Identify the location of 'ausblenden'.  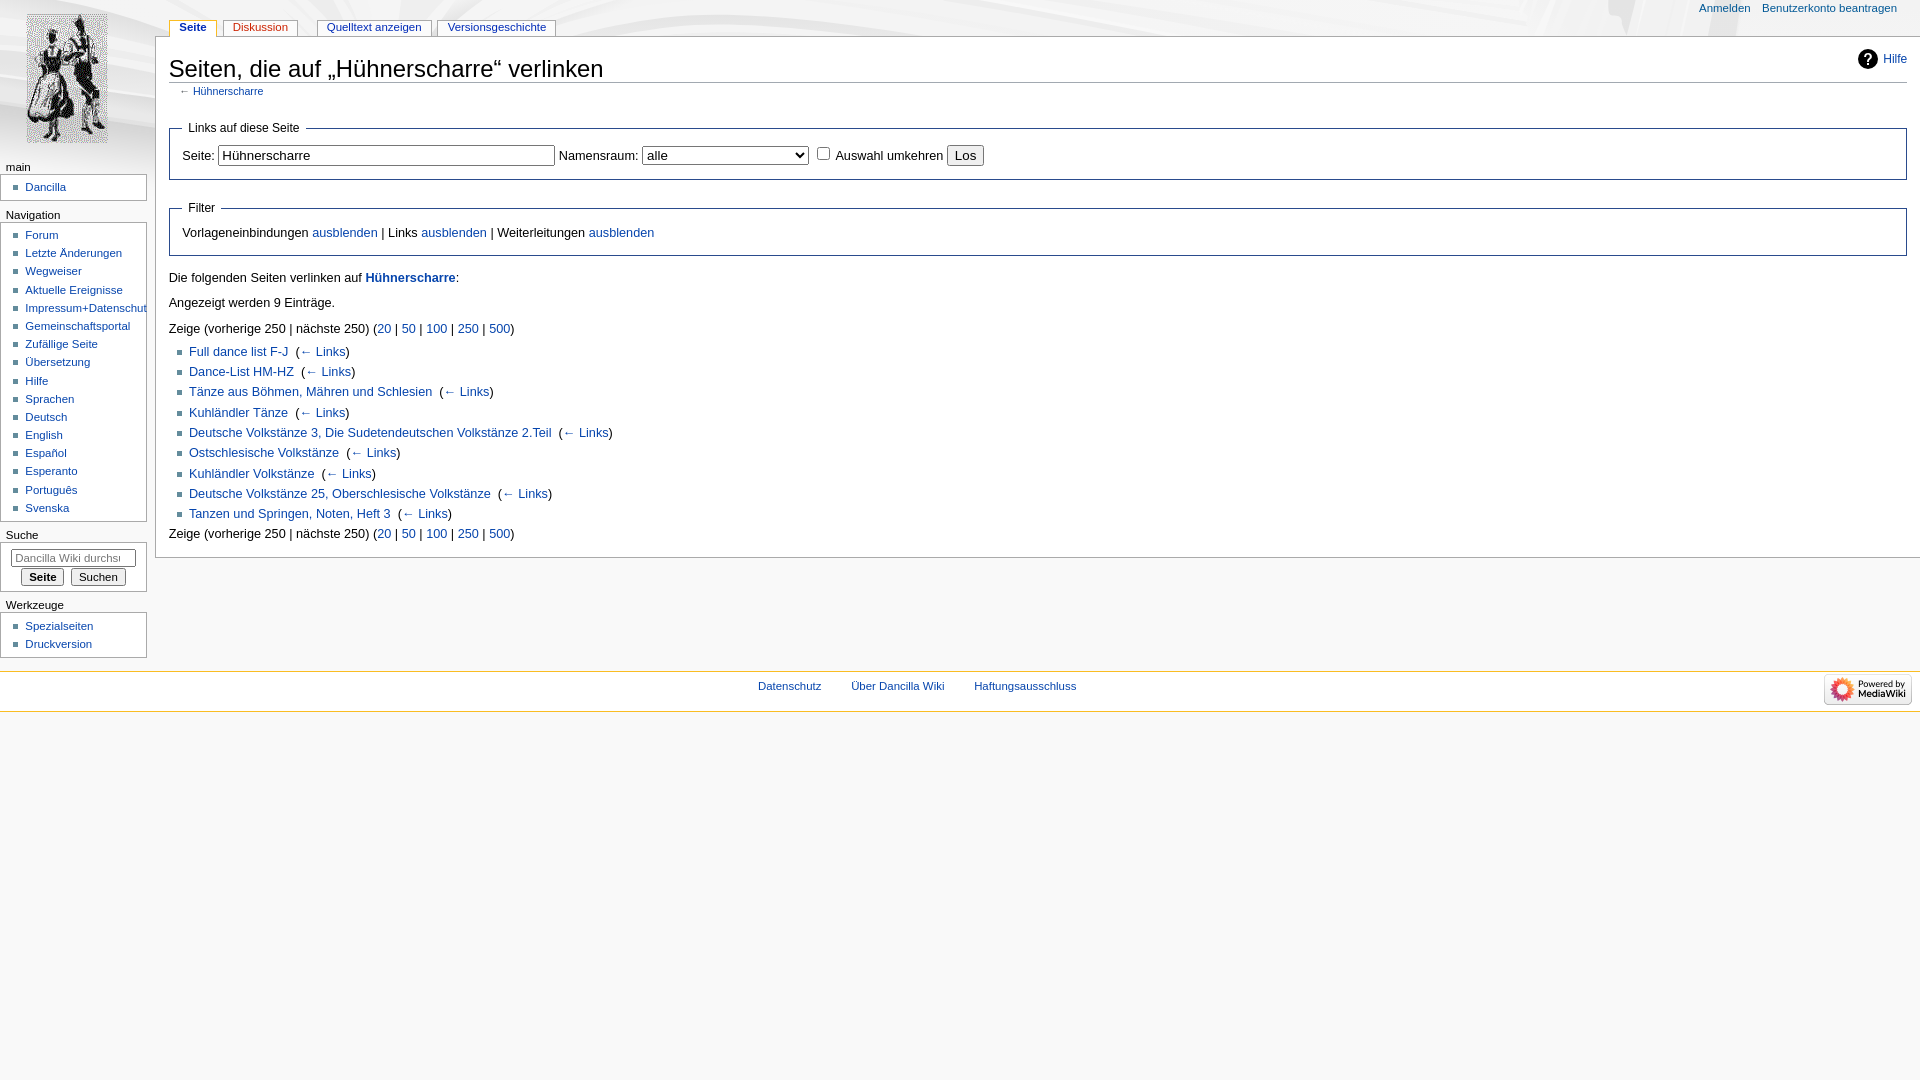
(345, 231).